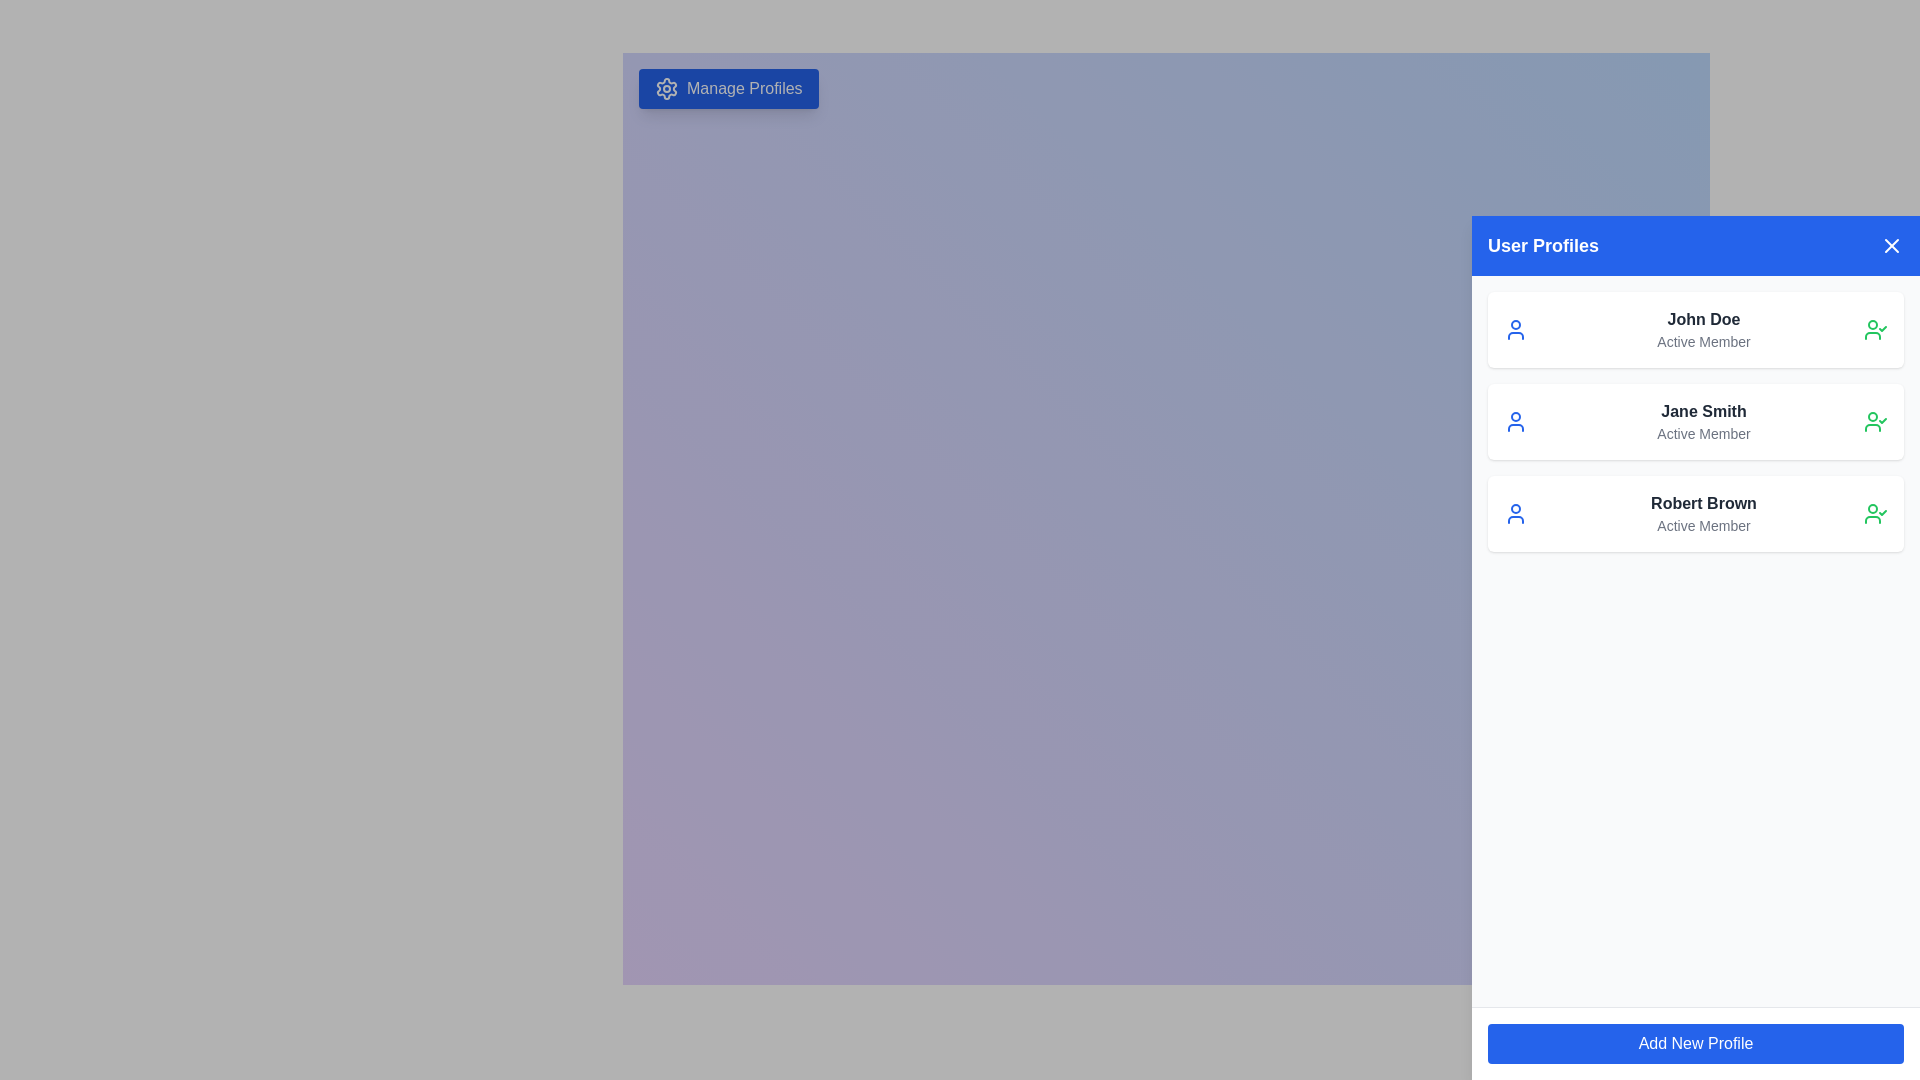 The width and height of the screenshot is (1920, 1080). I want to click on the 'Jane Smith' text element located centrally in the user profile section, so click(1703, 411).